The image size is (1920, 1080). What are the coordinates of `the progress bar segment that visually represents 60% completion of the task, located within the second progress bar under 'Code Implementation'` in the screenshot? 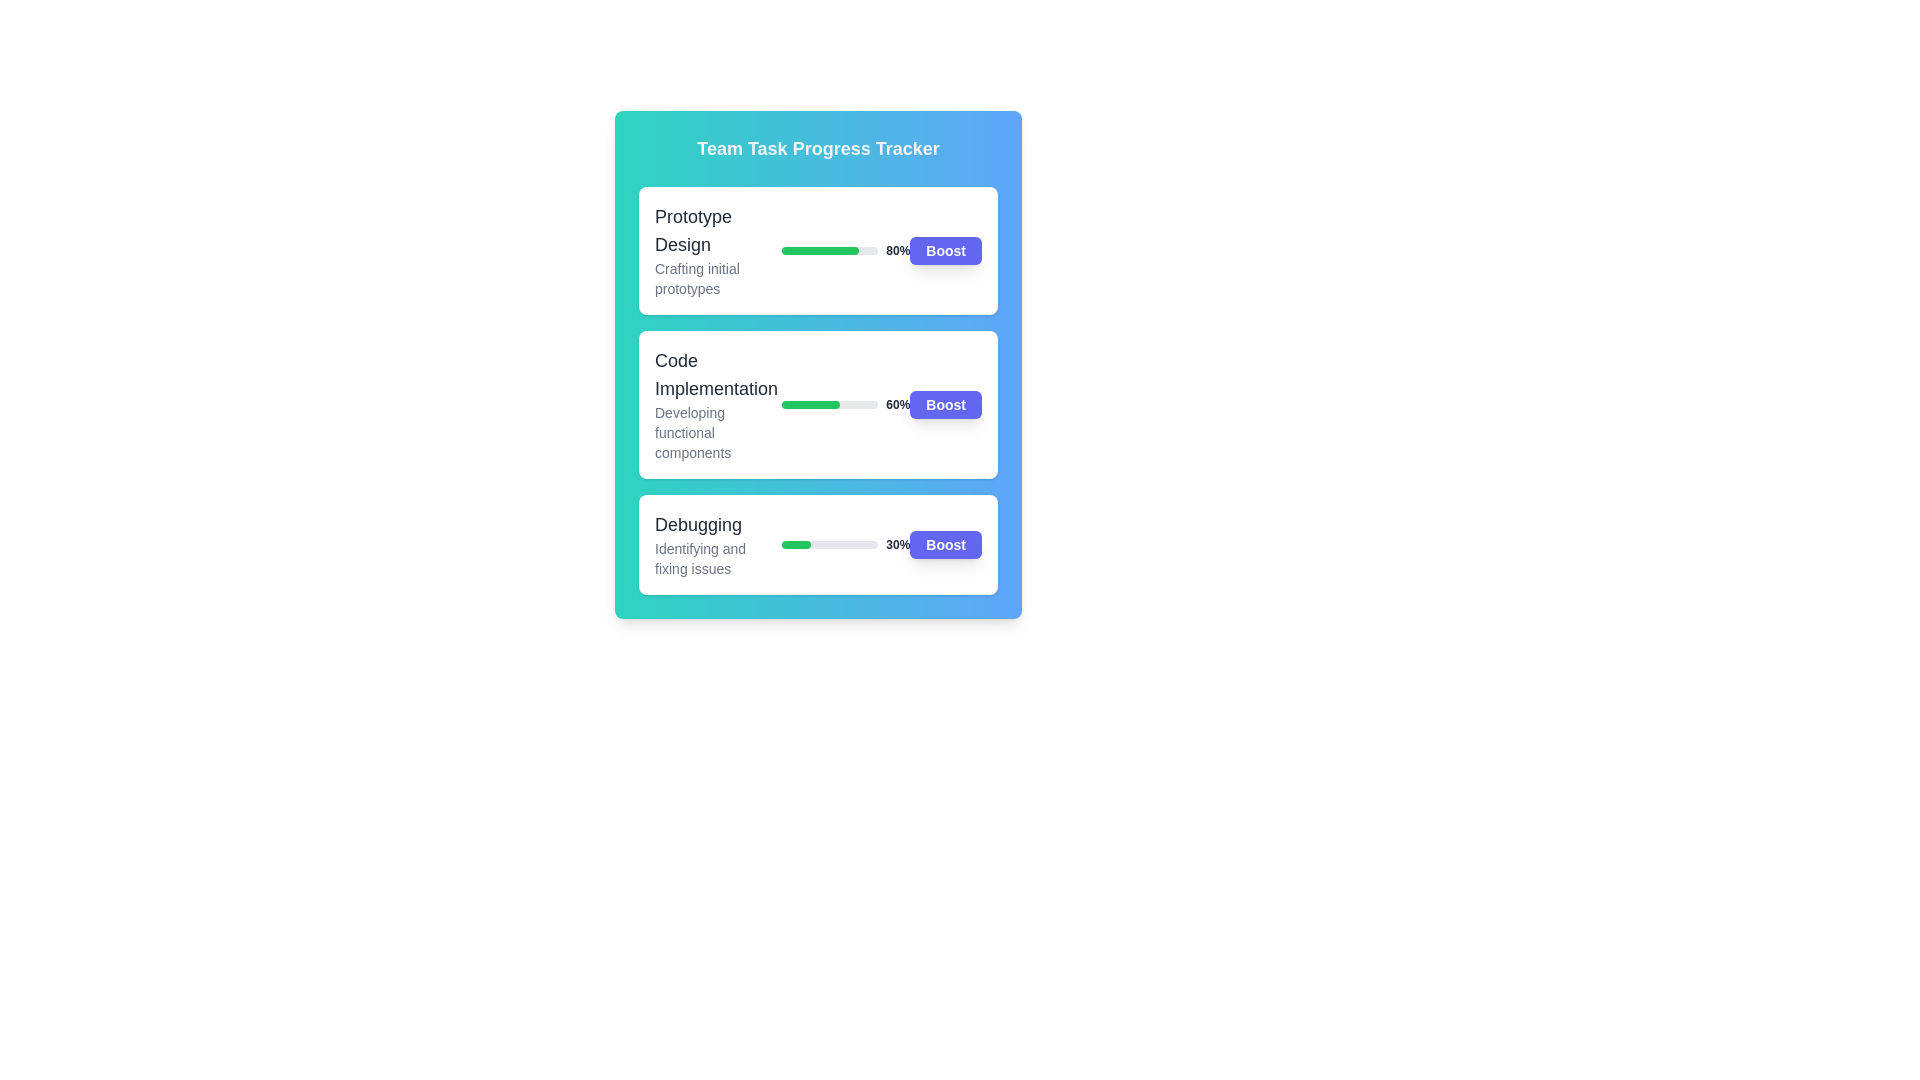 It's located at (811, 405).